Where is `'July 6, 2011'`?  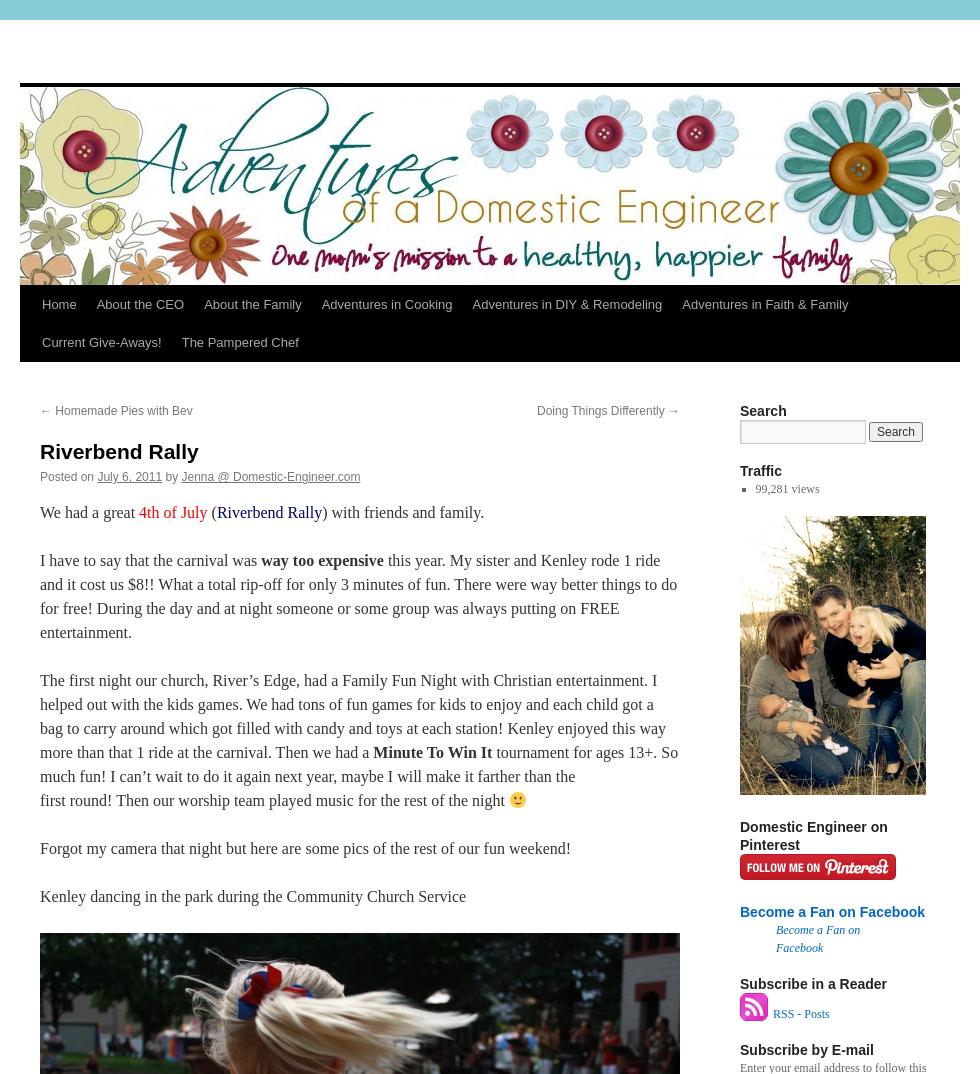 'July 6, 2011' is located at coordinates (129, 475).